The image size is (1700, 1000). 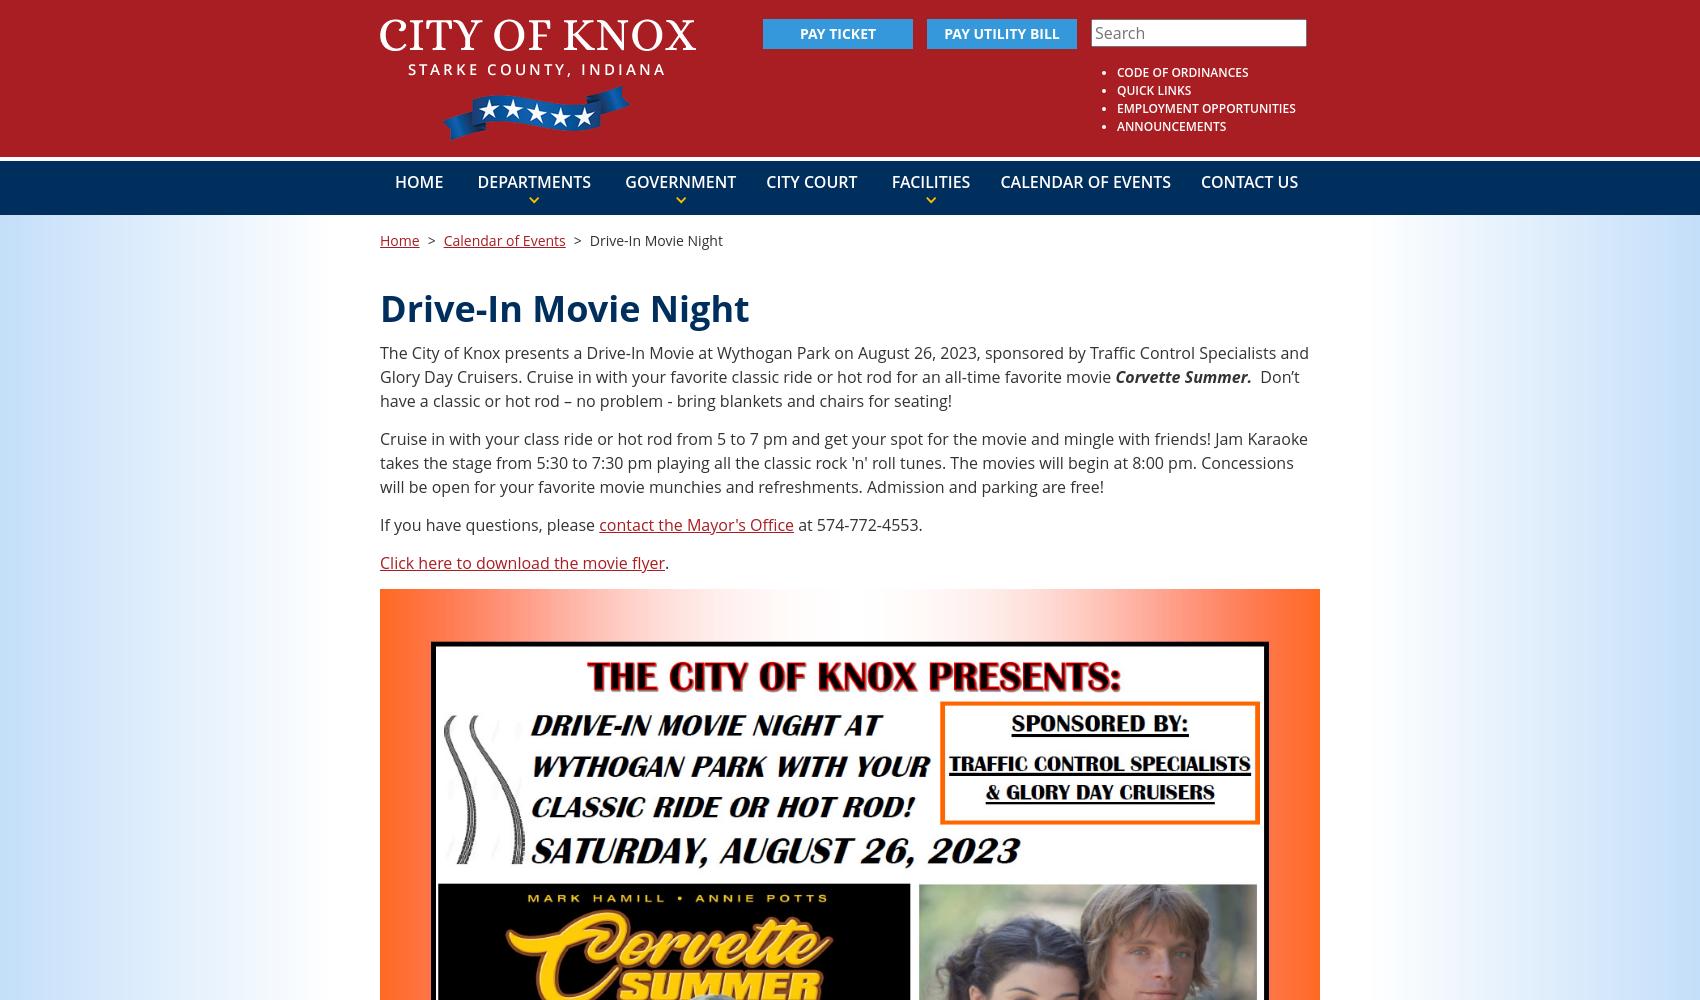 I want to click on 'Pay Ticket', so click(x=836, y=33).